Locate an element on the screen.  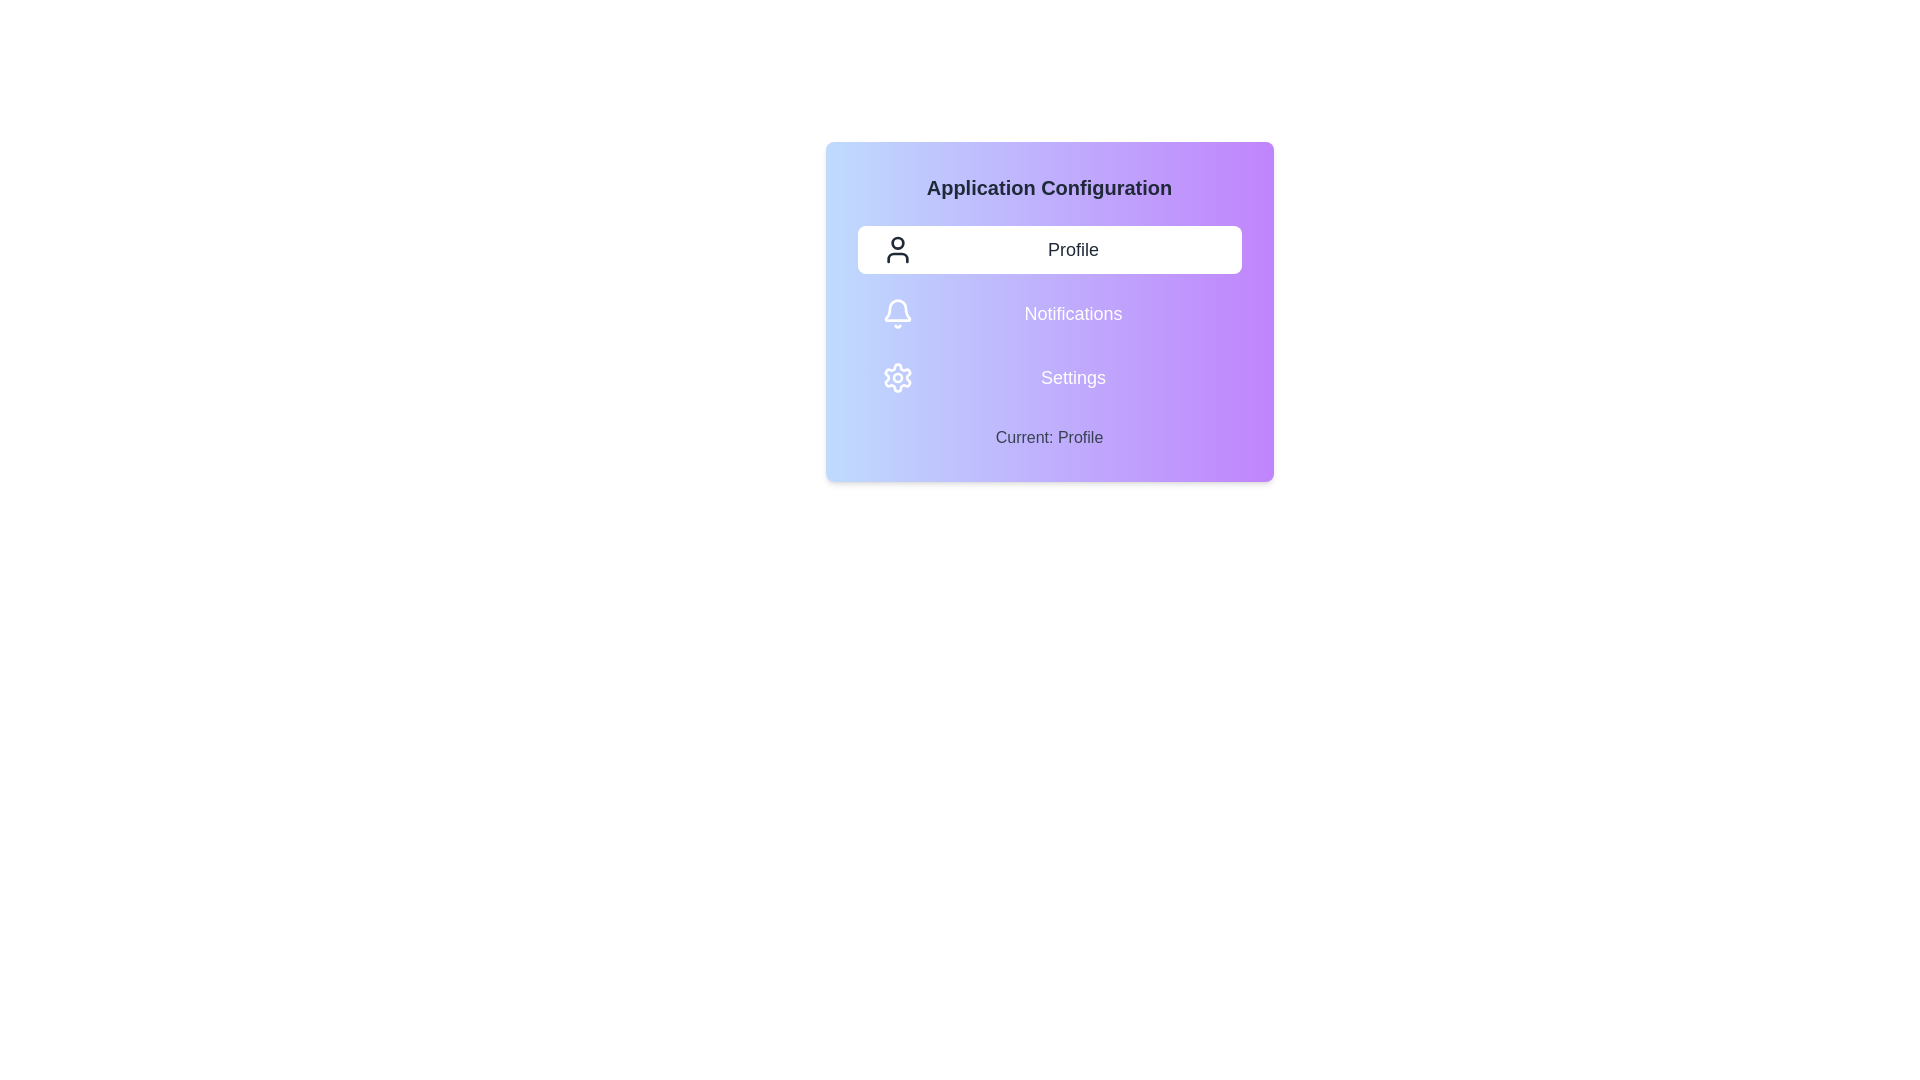
the toggle option Profile is located at coordinates (1048, 249).